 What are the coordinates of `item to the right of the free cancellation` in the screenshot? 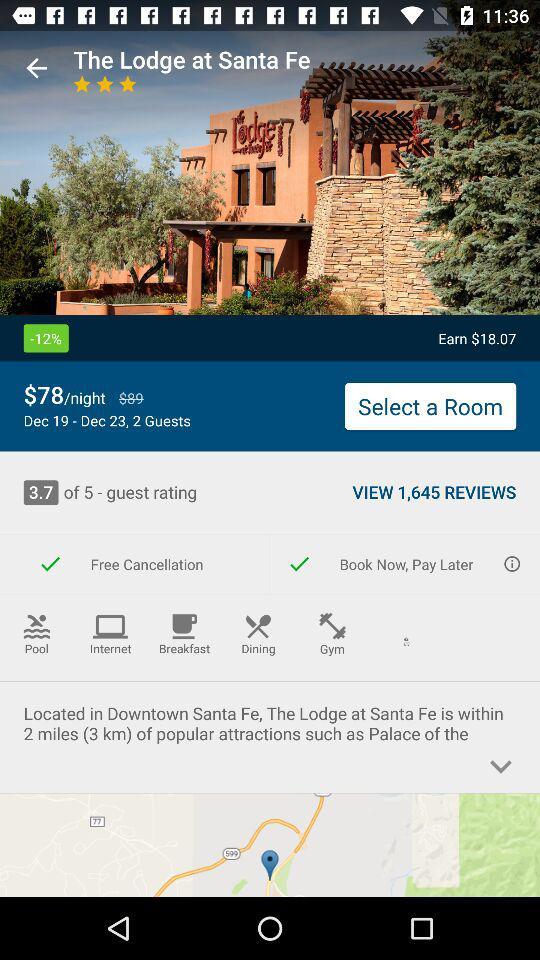 It's located at (405, 564).